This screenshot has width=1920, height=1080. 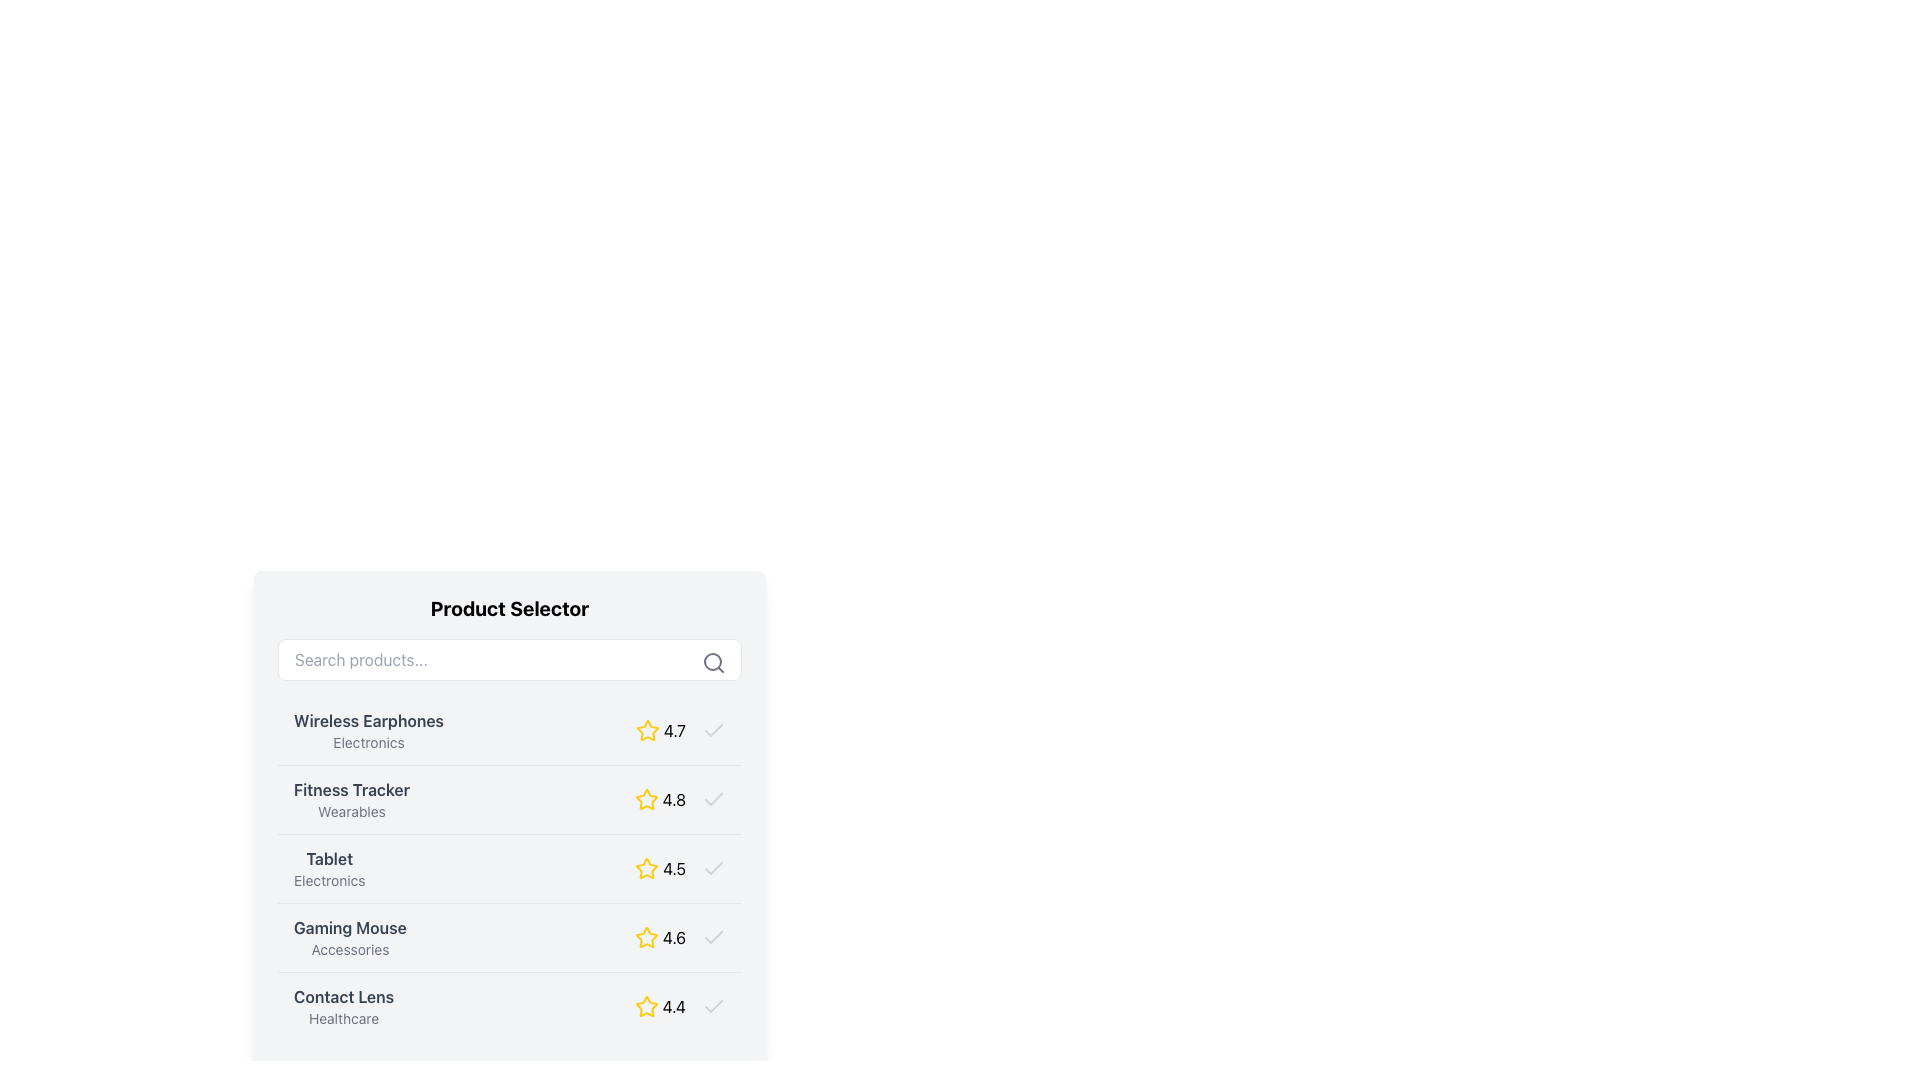 What do you see at coordinates (680, 798) in the screenshot?
I see `the Rating Indicator displaying a rating of 4.8, which includes a yellow star icon and a gray checkmark, located to the right of the 'Fitness Tracker' text` at bounding box center [680, 798].